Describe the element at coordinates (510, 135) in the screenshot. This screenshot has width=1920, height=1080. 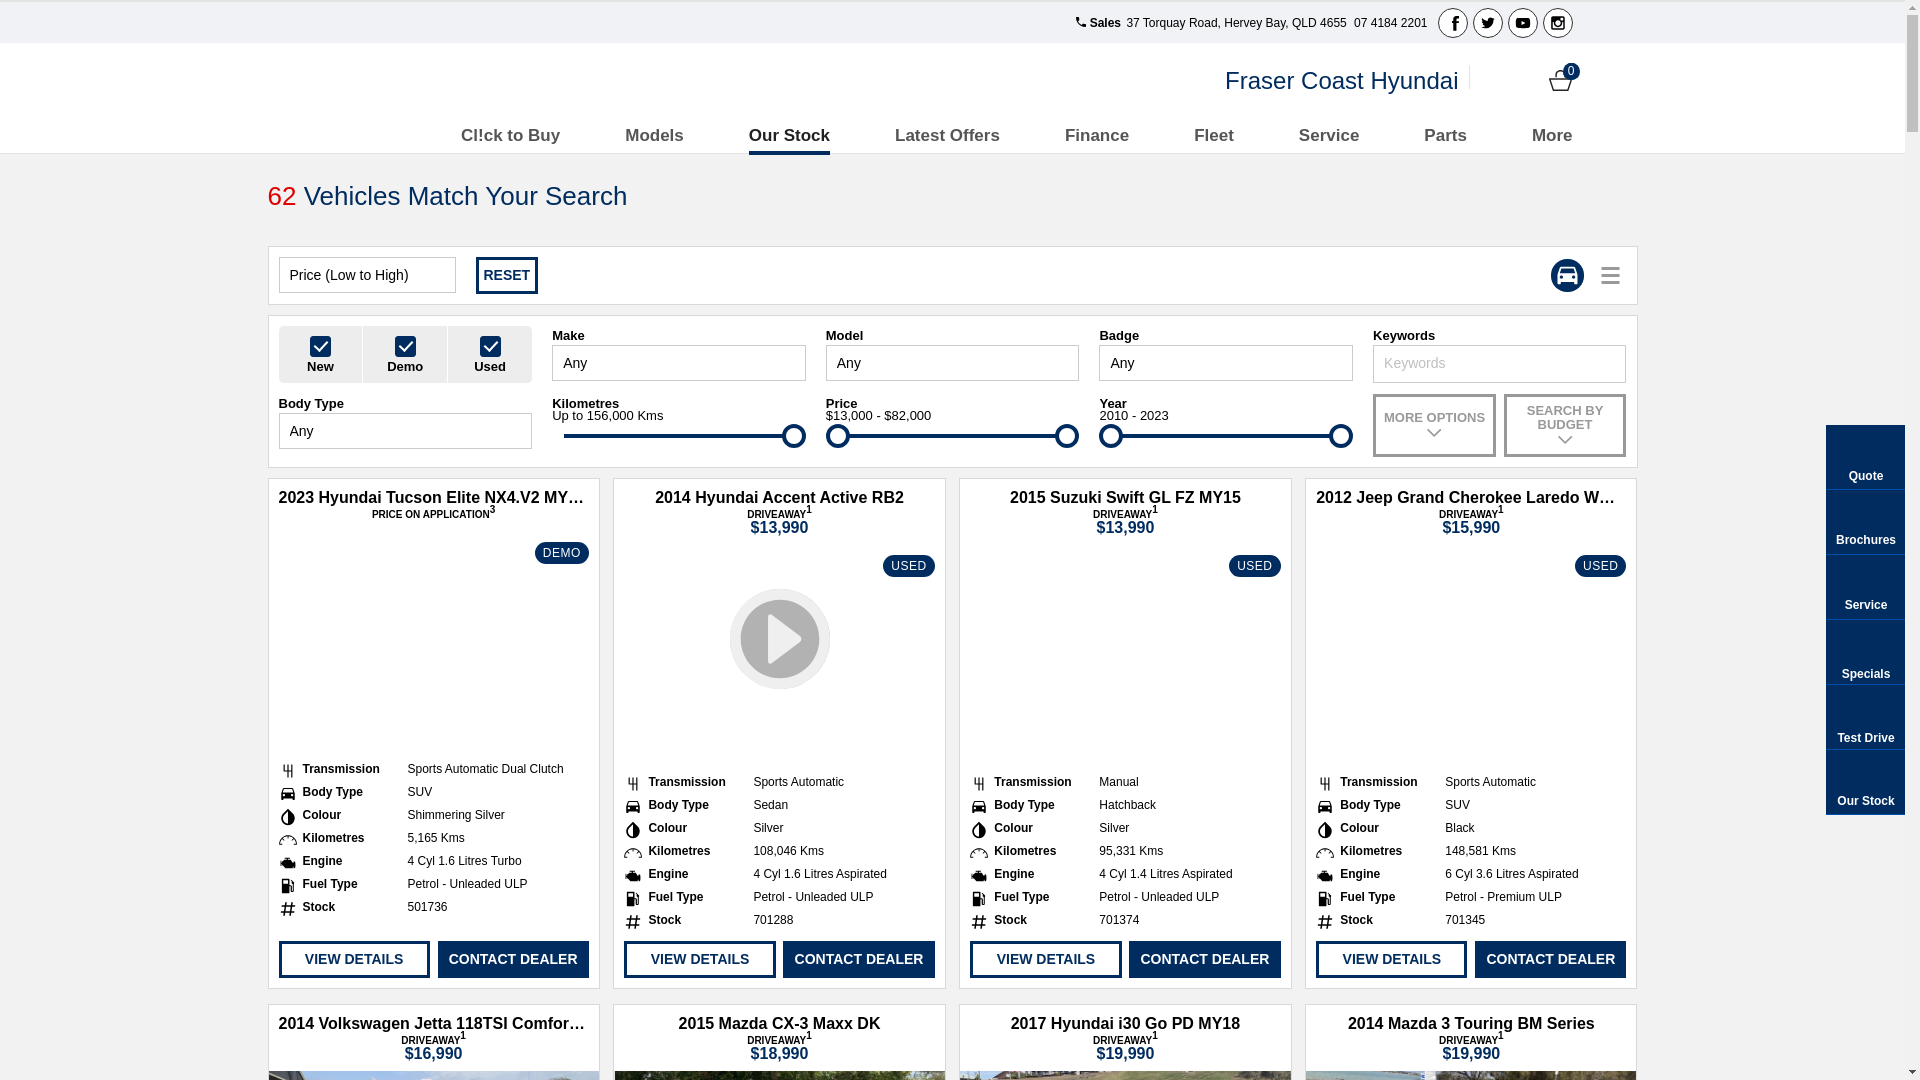
I see `'Cl!ck to Buy'` at that location.